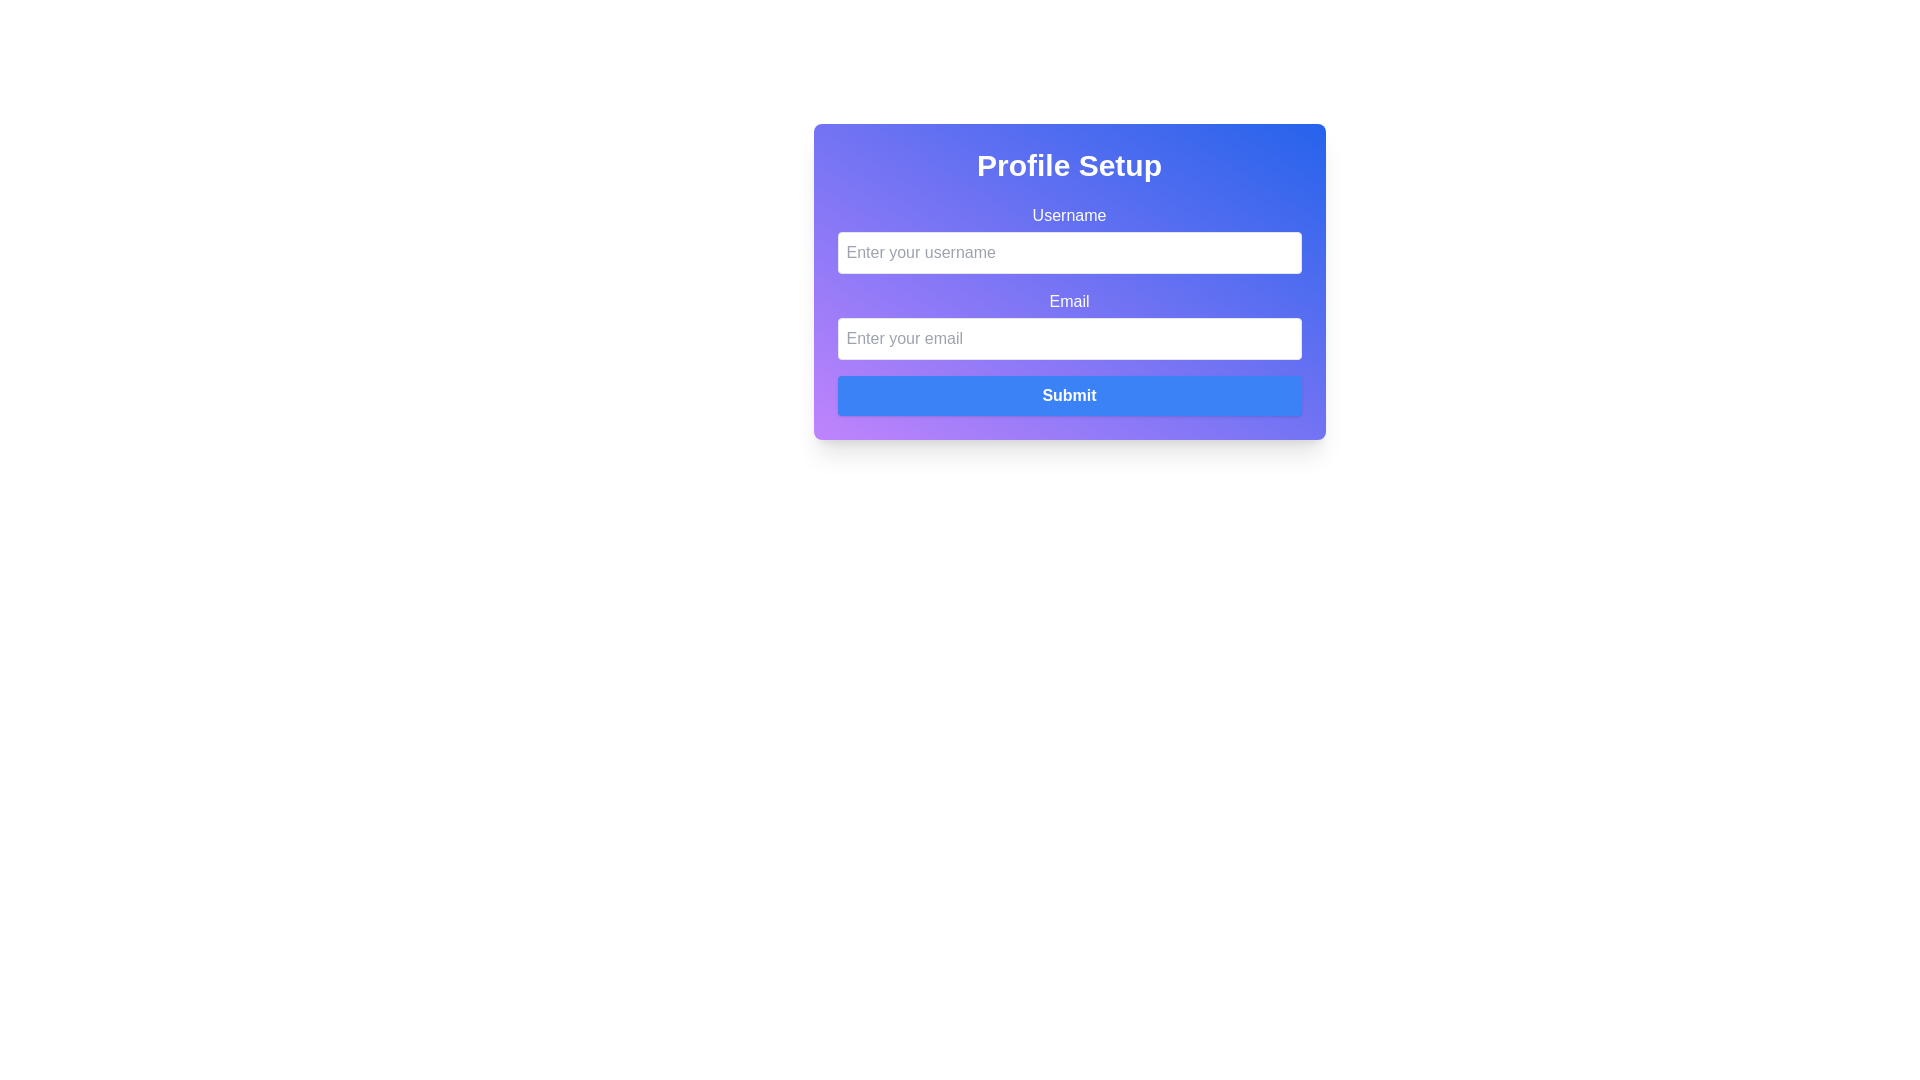 This screenshot has height=1080, width=1920. Describe the element at coordinates (1068, 396) in the screenshot. I see `the blue rectangular 'Submit' button located at the bottom of the vertical form` at that location.